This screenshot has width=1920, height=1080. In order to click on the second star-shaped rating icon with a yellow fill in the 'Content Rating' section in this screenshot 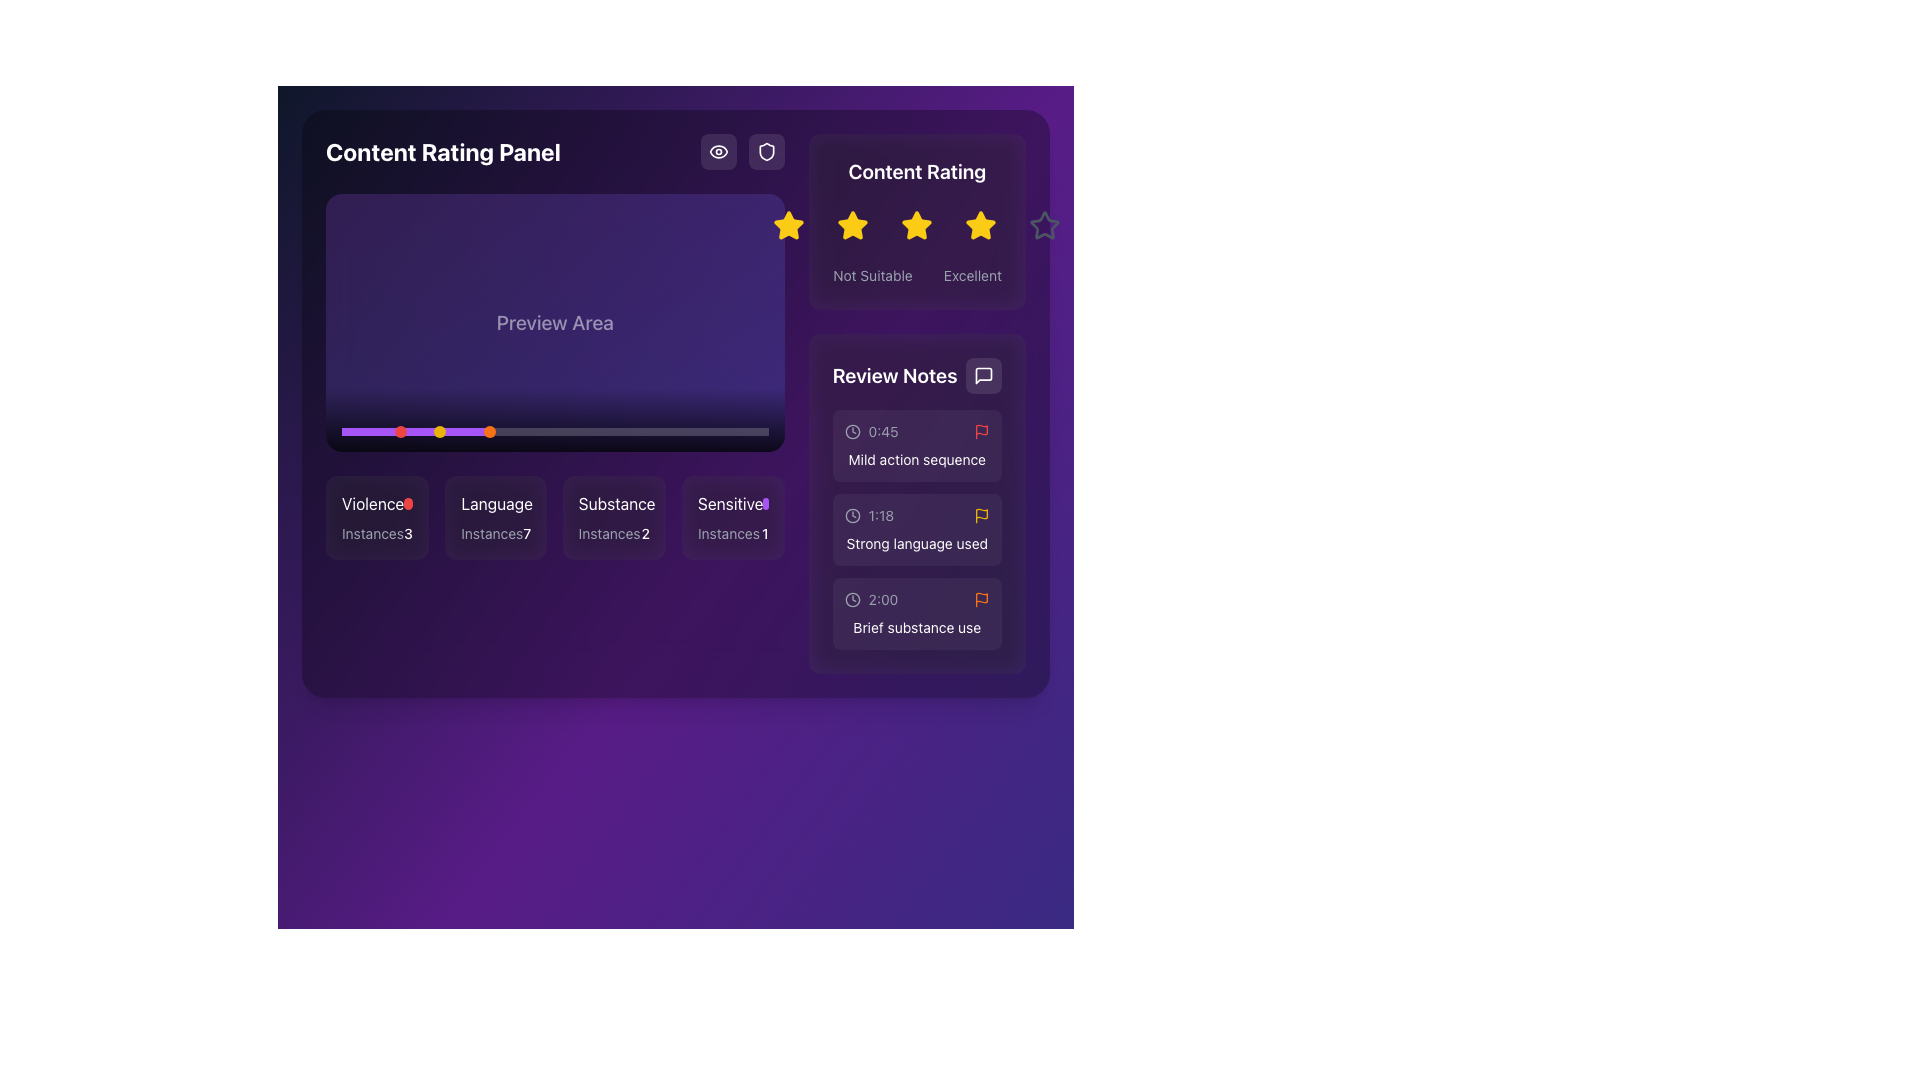, I will do `click(853, 225)`.